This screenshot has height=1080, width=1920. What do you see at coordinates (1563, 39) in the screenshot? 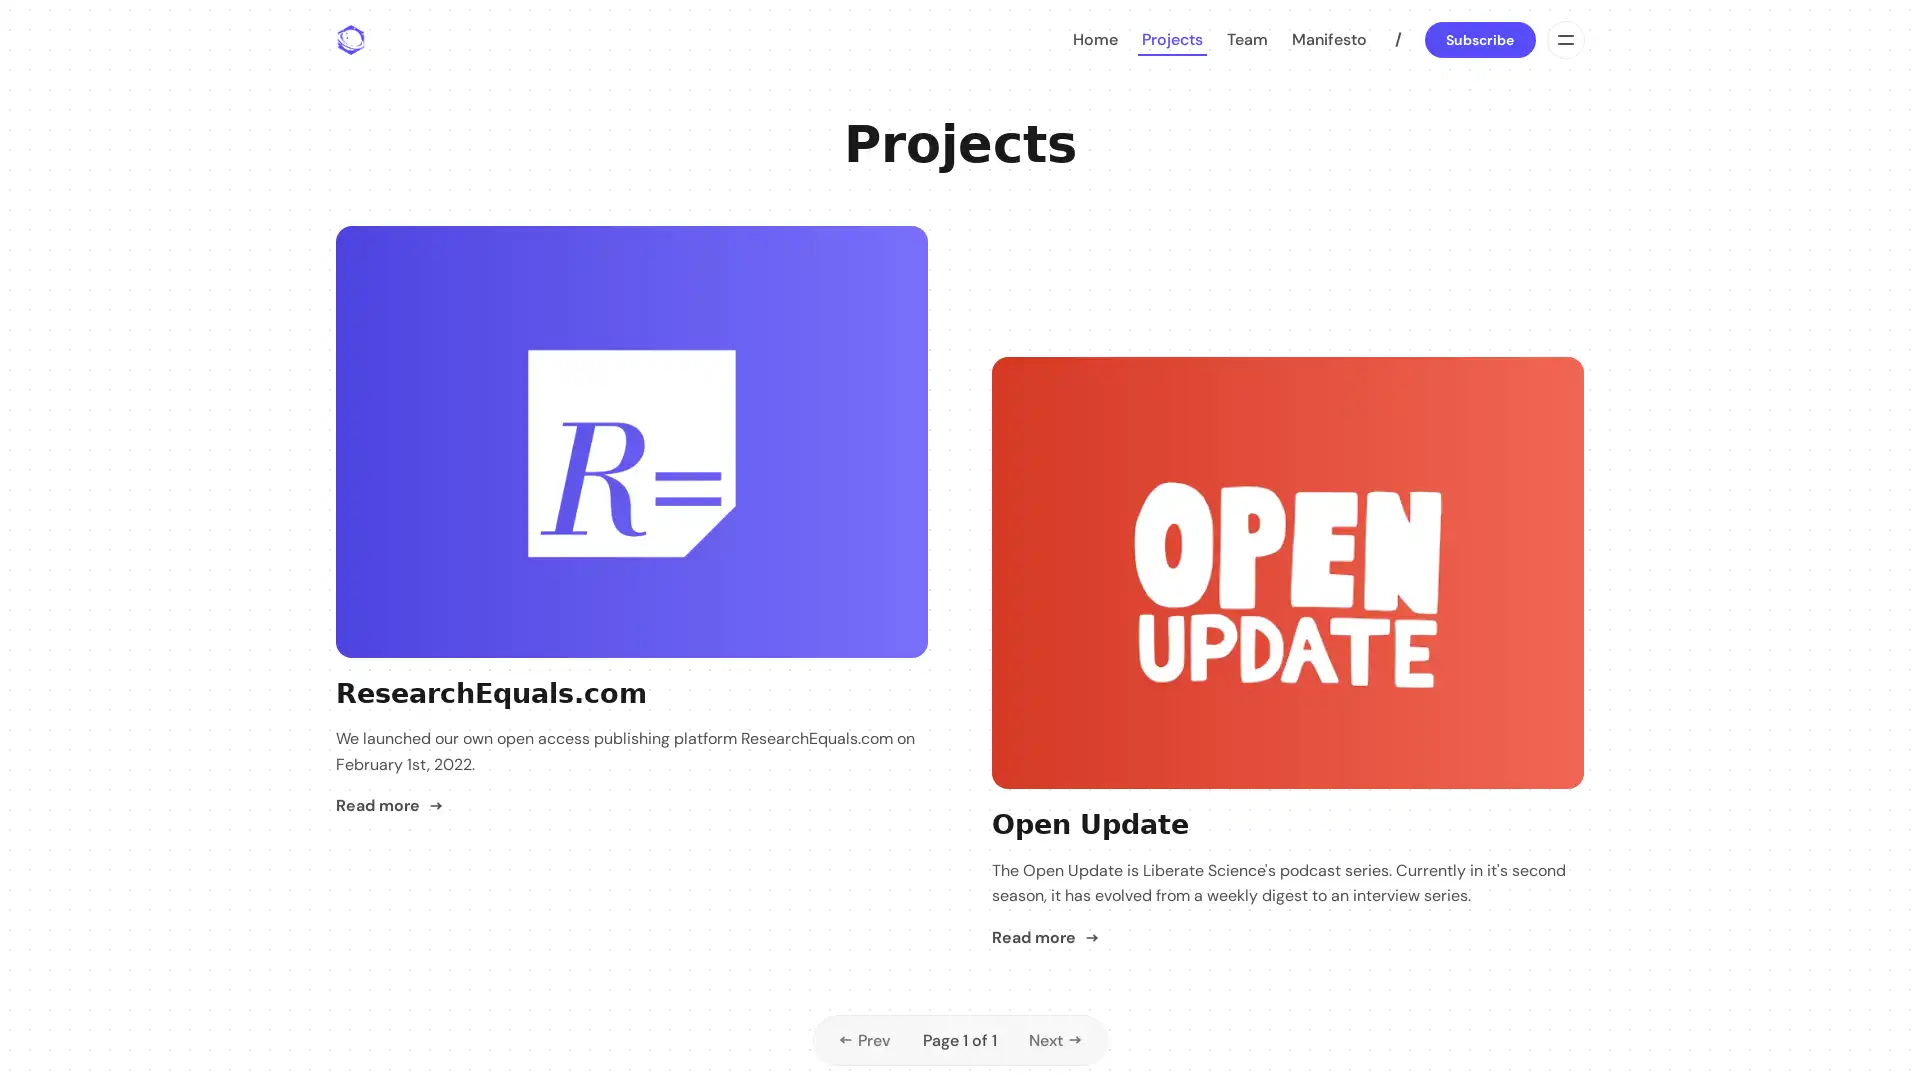
I see `Menu` at bounding box center [1563, 39].